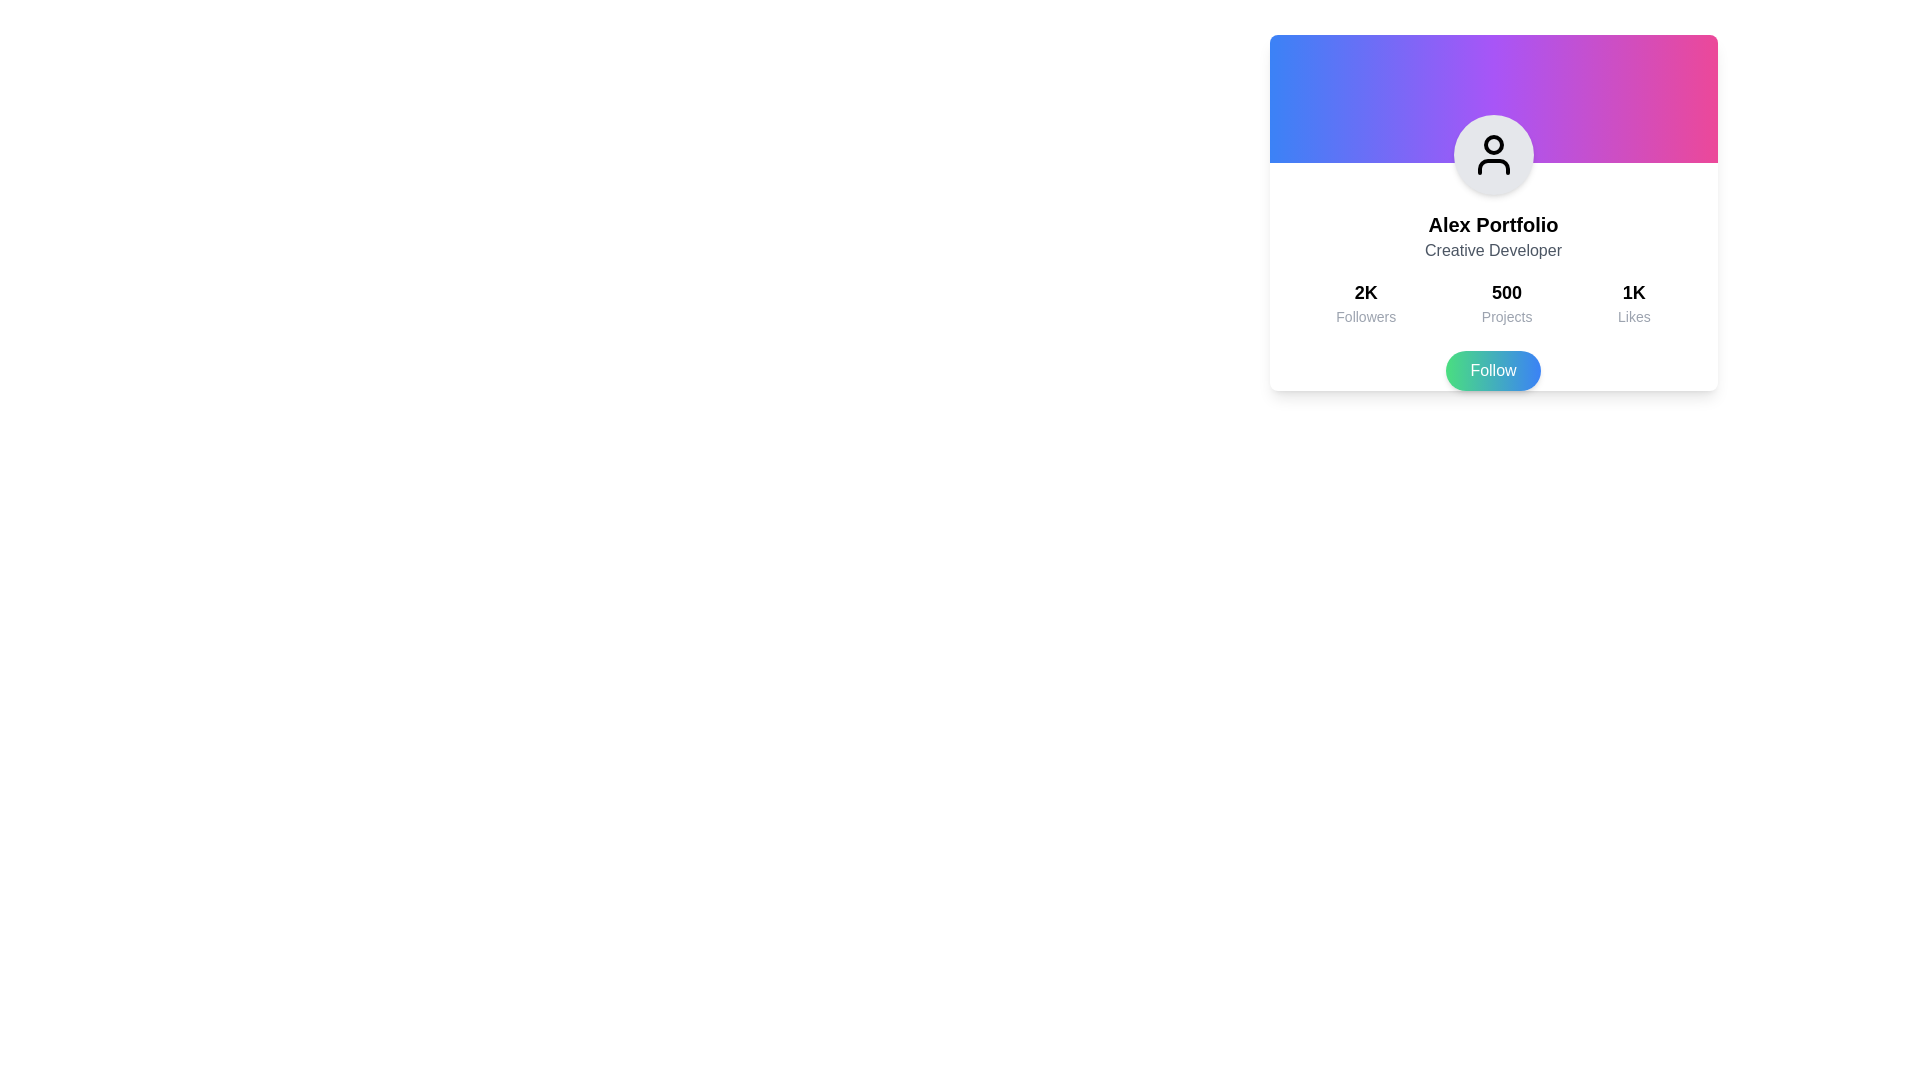  I want to click on the user profile icon, which is a minimalist black outline resembling a head and shoulders, located at the top of the user card for viewing the related user profile, so click(1493, 153).